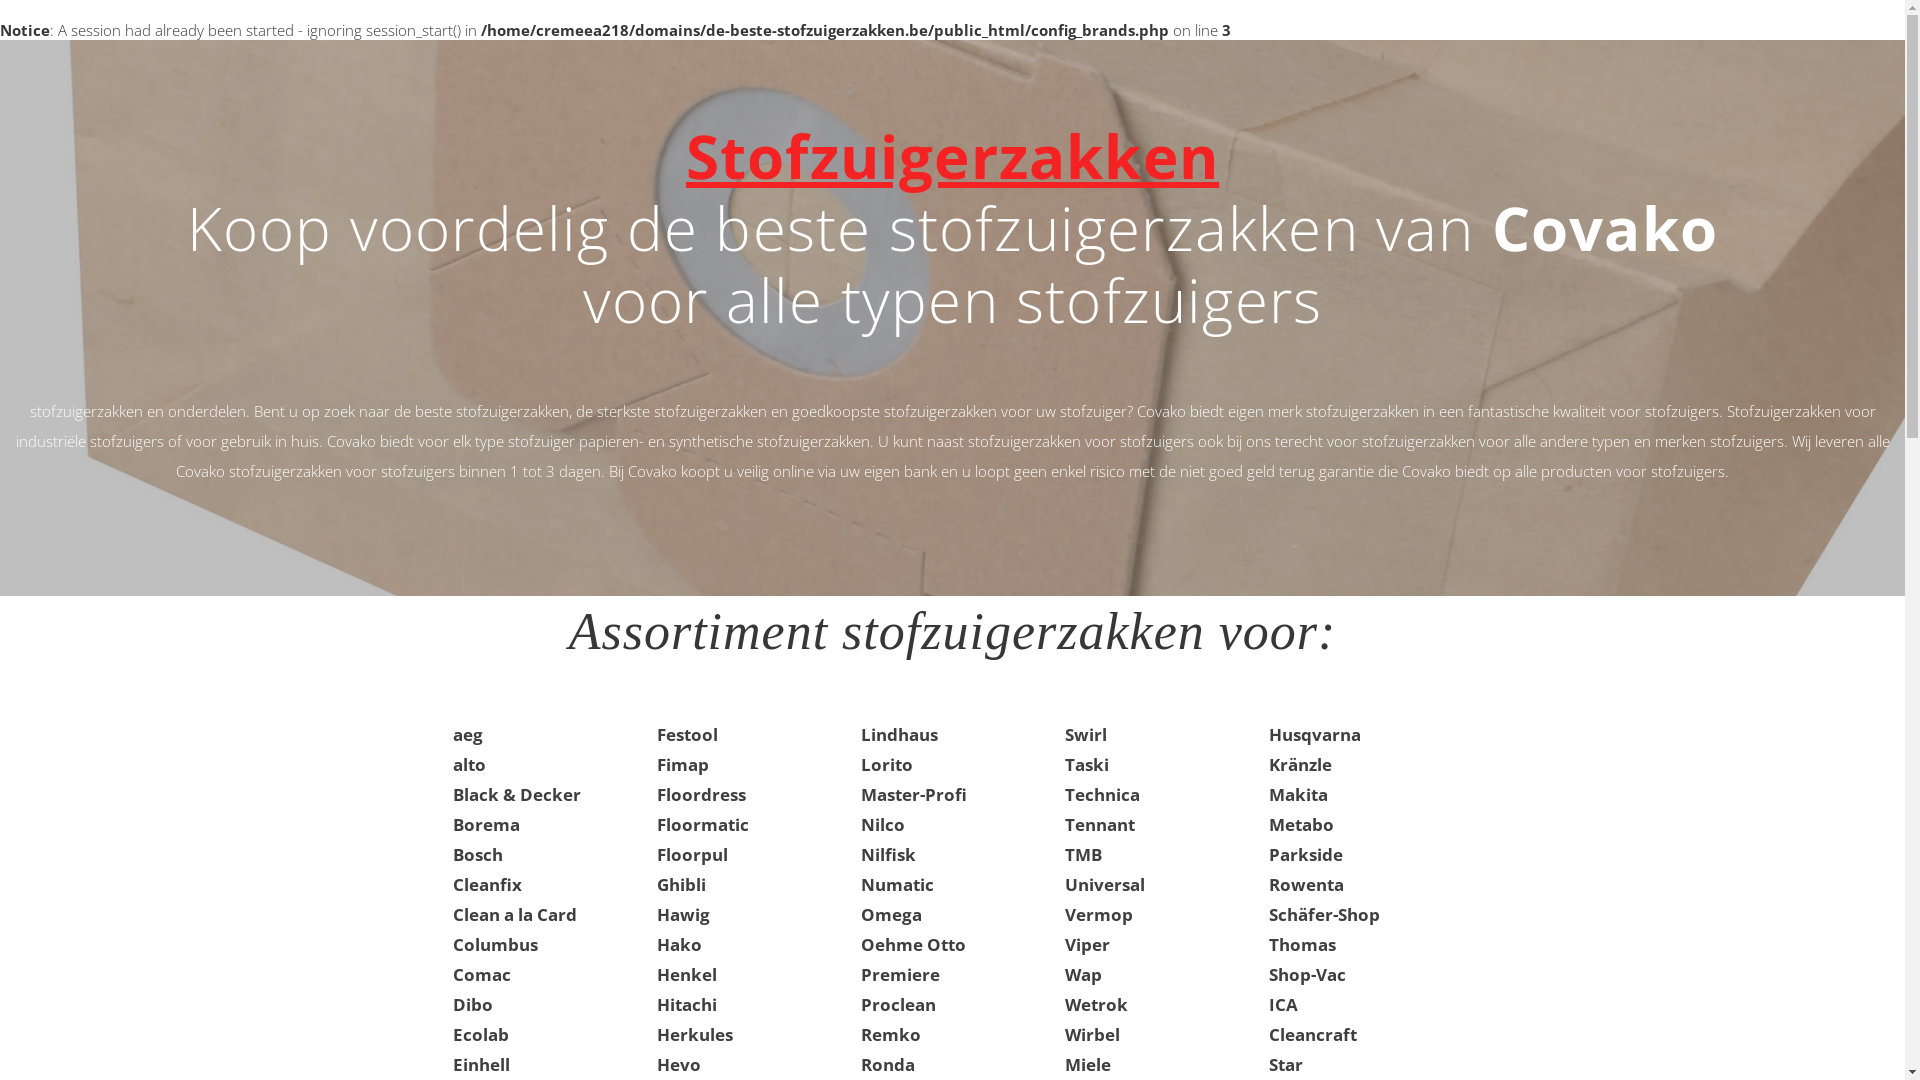 This screenshot has height=1080, width=1920. What do you see at coordinates (1314, 734) in the screenshot?
I see `'Husqvarna'` at bounding box center [1314, 734].